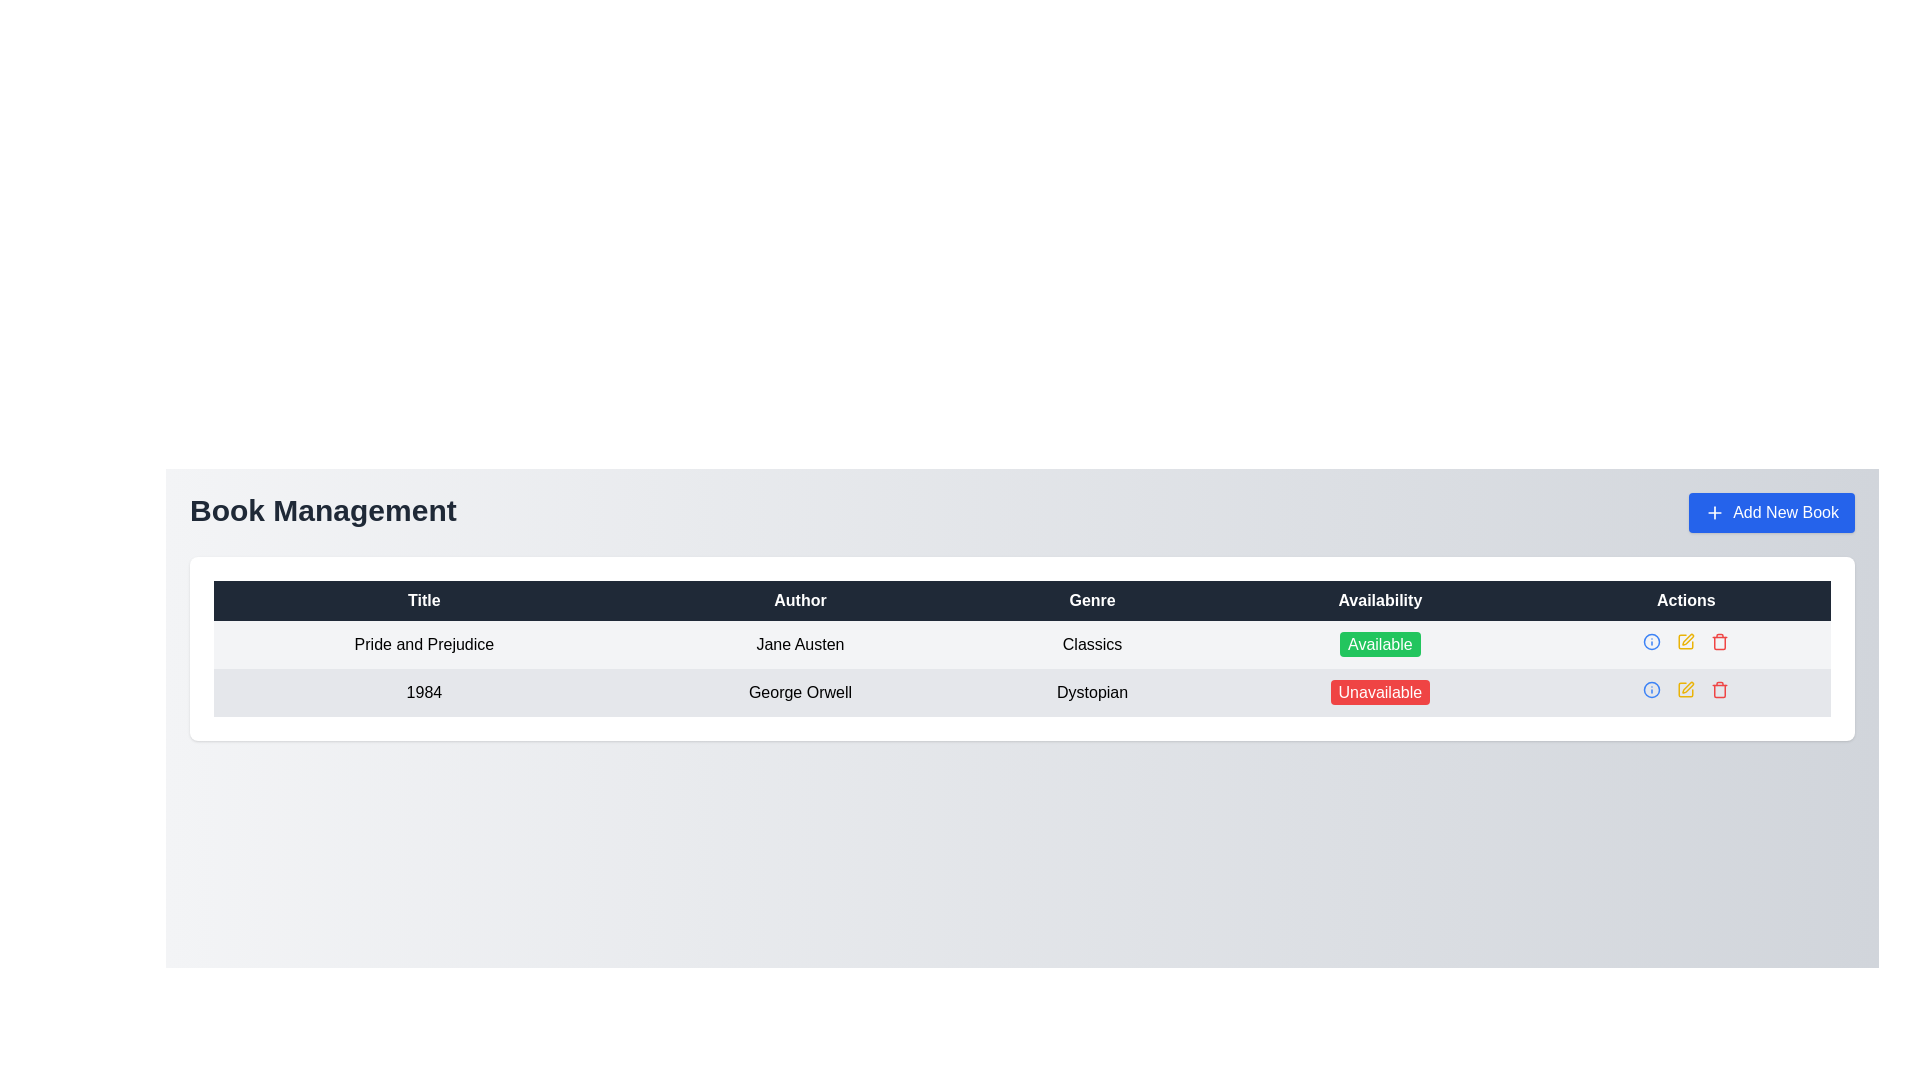 Image resolution: width=1920 pixels, height=1080 pixels. Describe the element at coordinates (1685, 689) in the screenshot. I see `the edit button icon located in the second position of the 'Actions' column of the last row in the tabular data to initiate editing` at that location.